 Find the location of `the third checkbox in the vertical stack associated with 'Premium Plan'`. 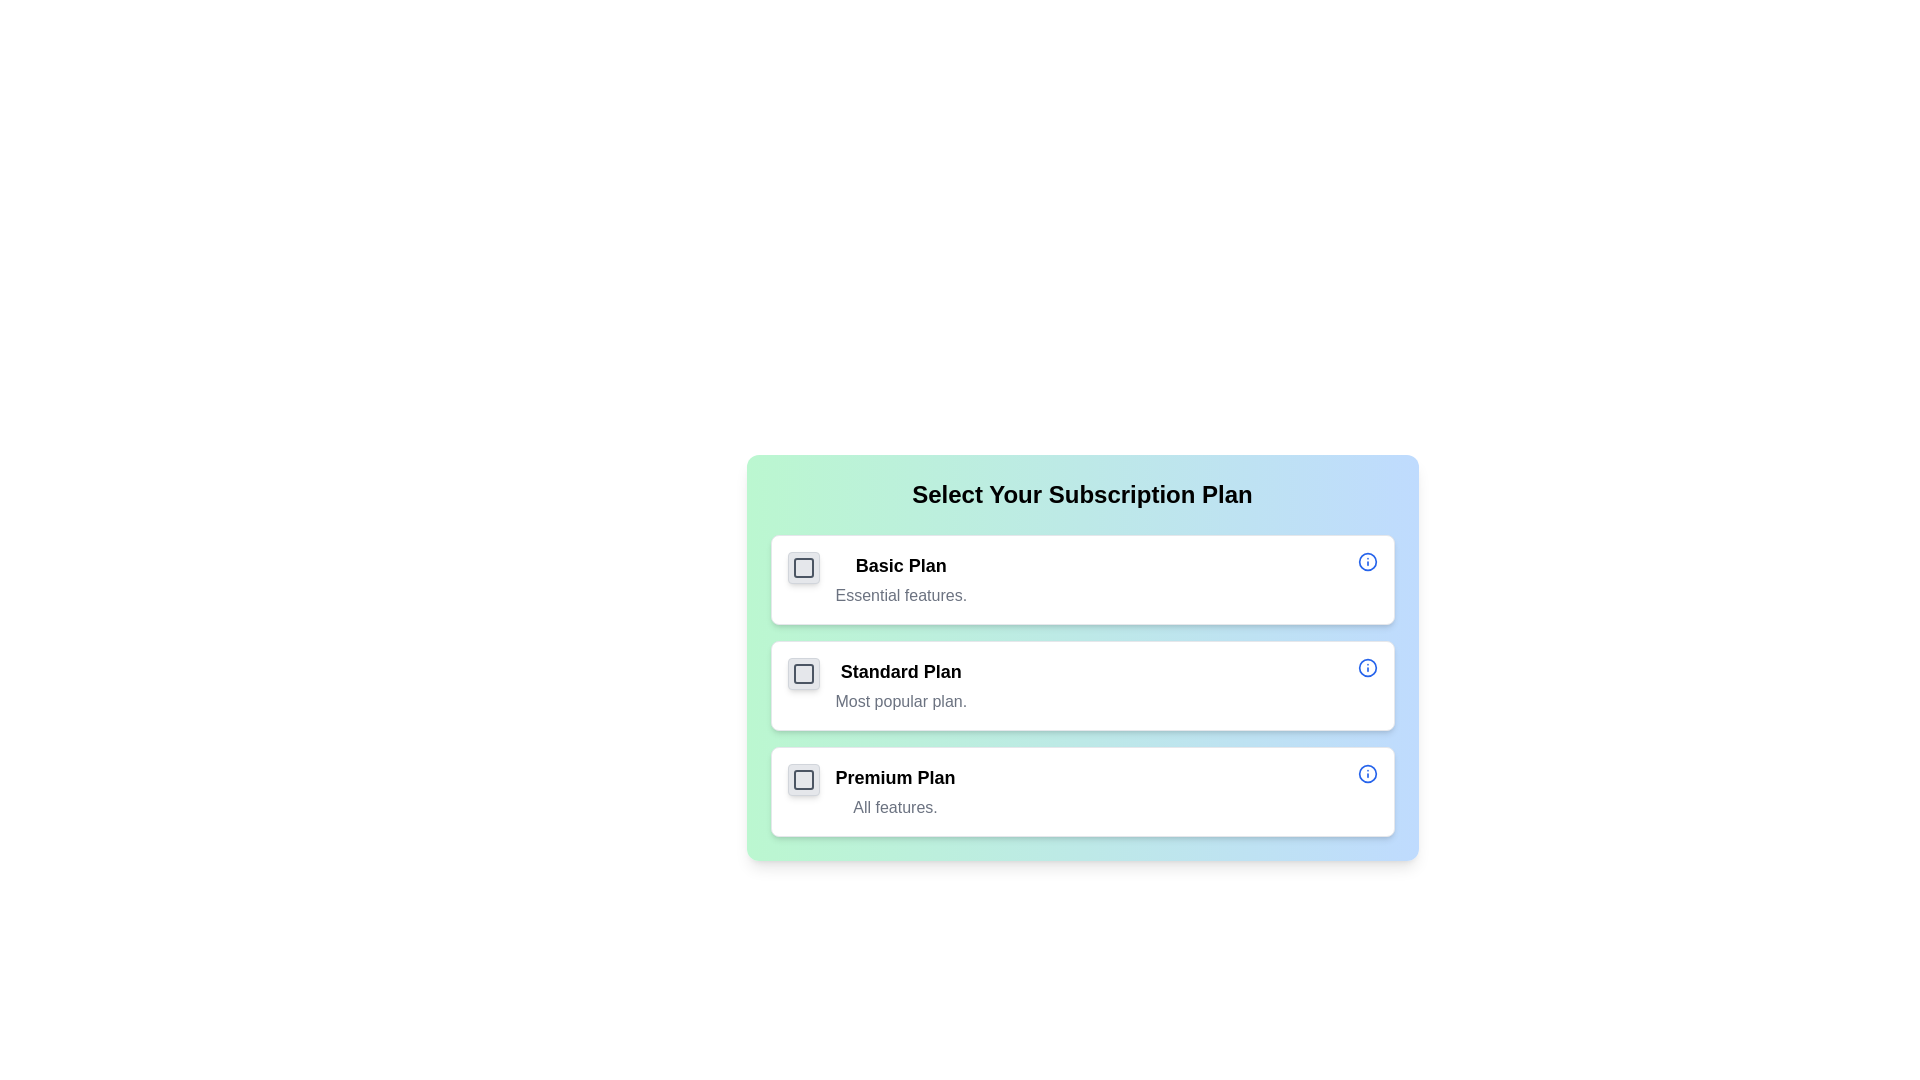

the third checkbox in the vertical stack associated with 'Premium Plan' is located at coordinates (803, 778).